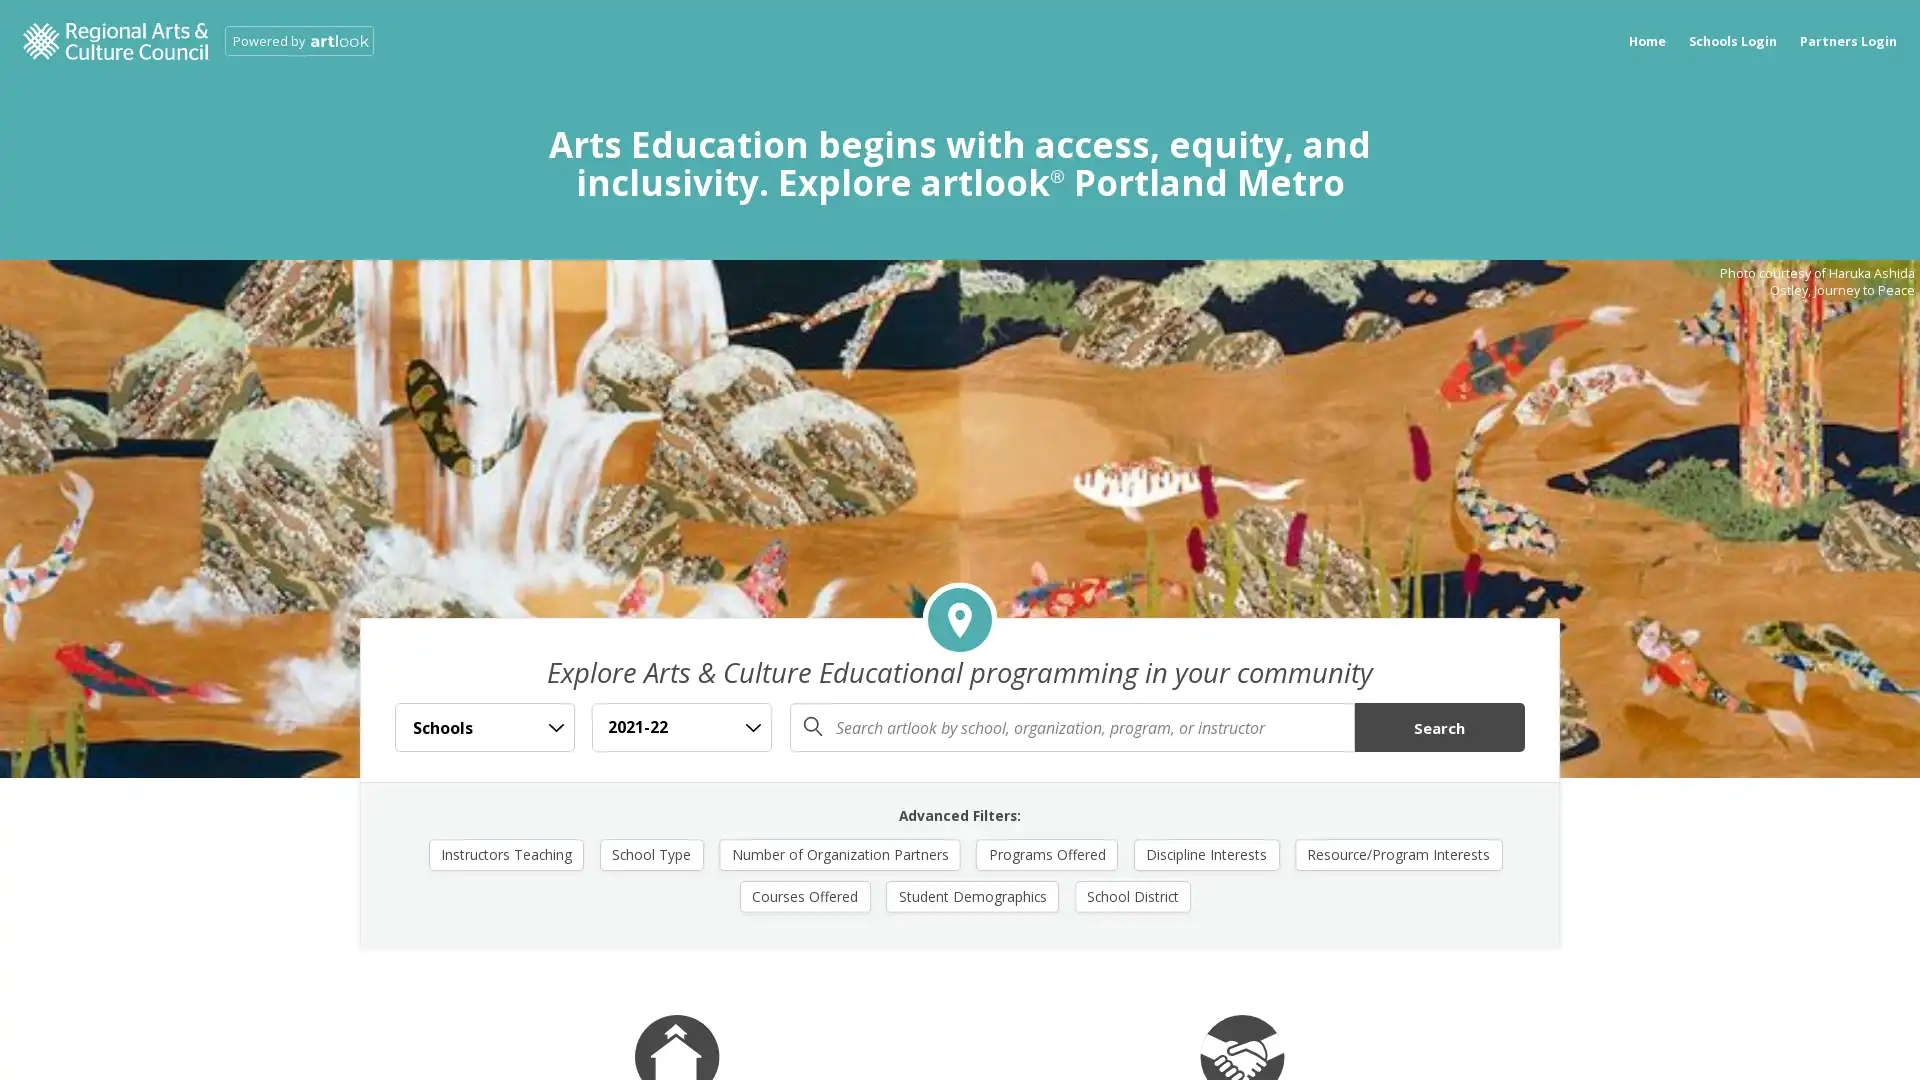 This screenshot has height=1080, width=1920. Describe the element at coordinates (1438, 727) in the screenshot. I see `Search` at that location.